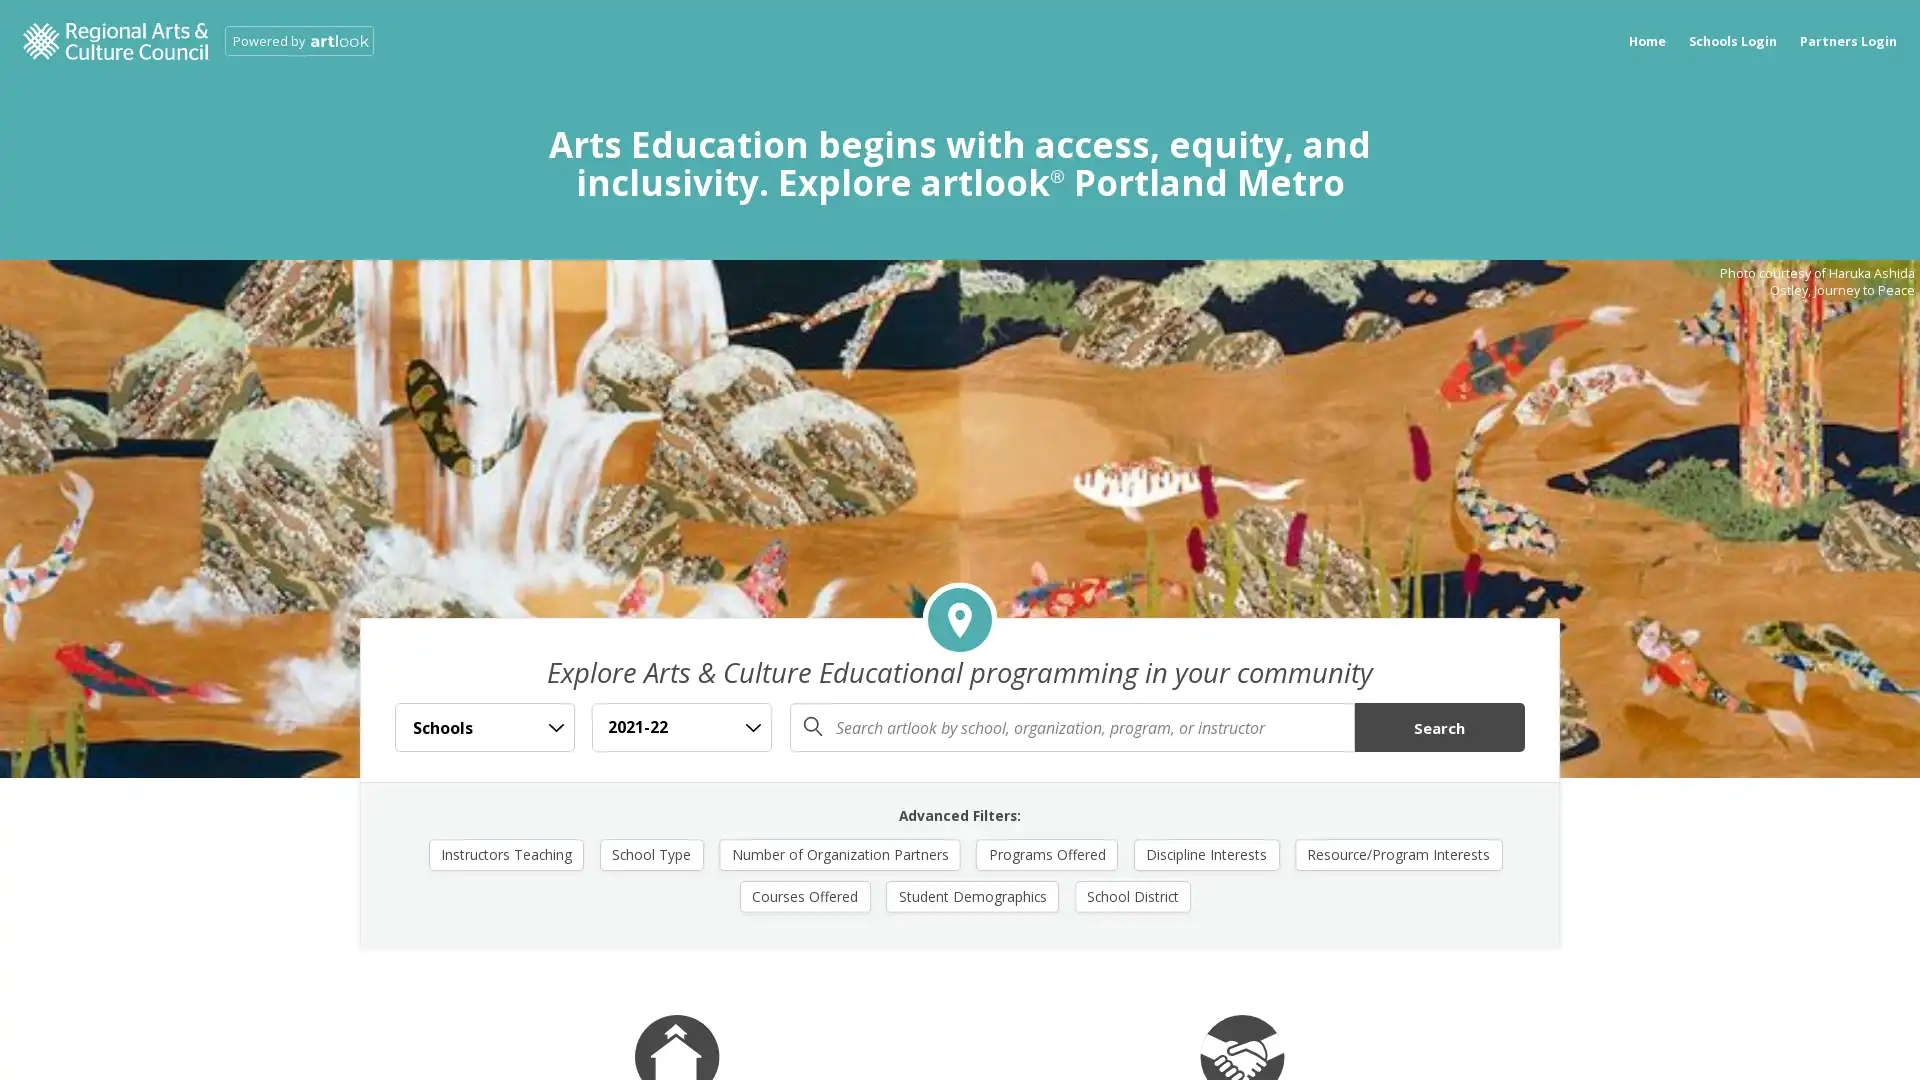 This screenshot has height=1080, width=1920. Describe the element at coordinates (1438, 727) in the screenshot. I see `Search` at that location.